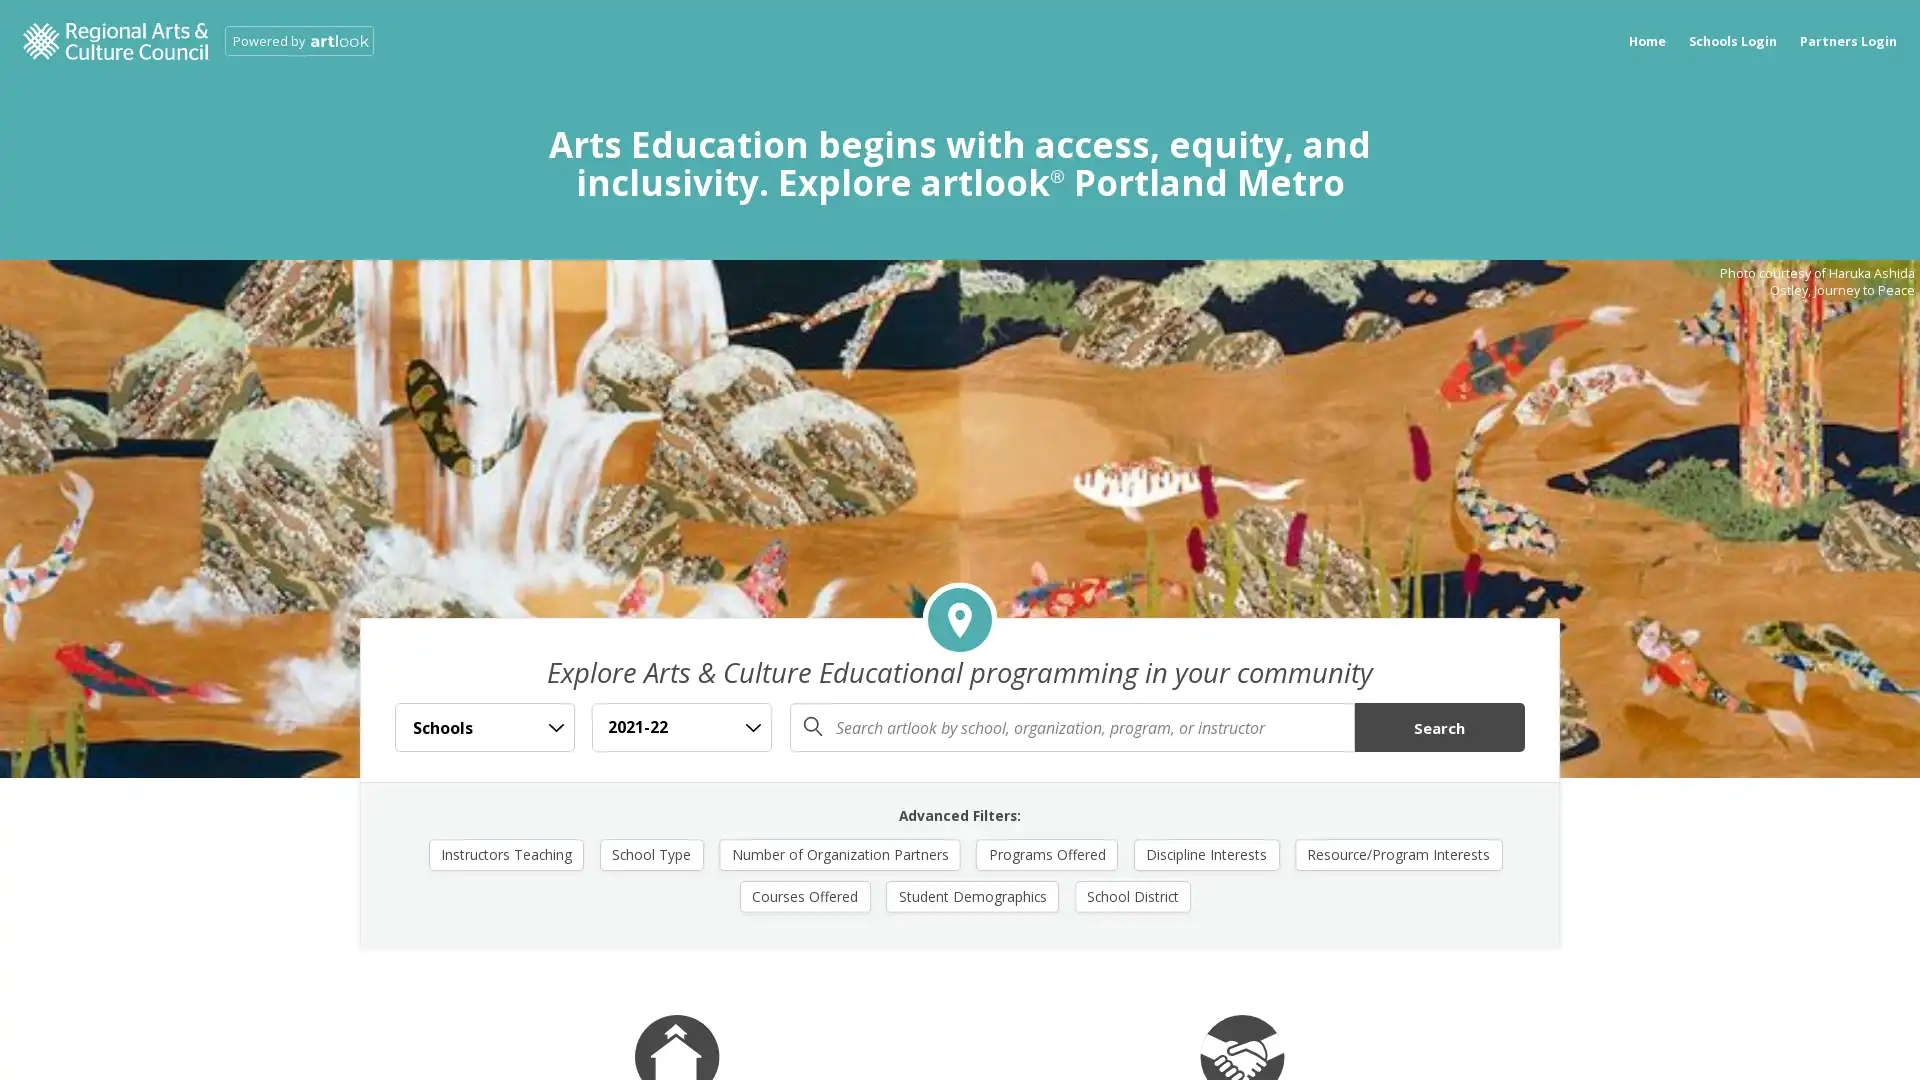 This screenshot has height=1080, width=1920. Describe the element at coordinates (1438, 727) in the screenshot. I see `Search` at that location.